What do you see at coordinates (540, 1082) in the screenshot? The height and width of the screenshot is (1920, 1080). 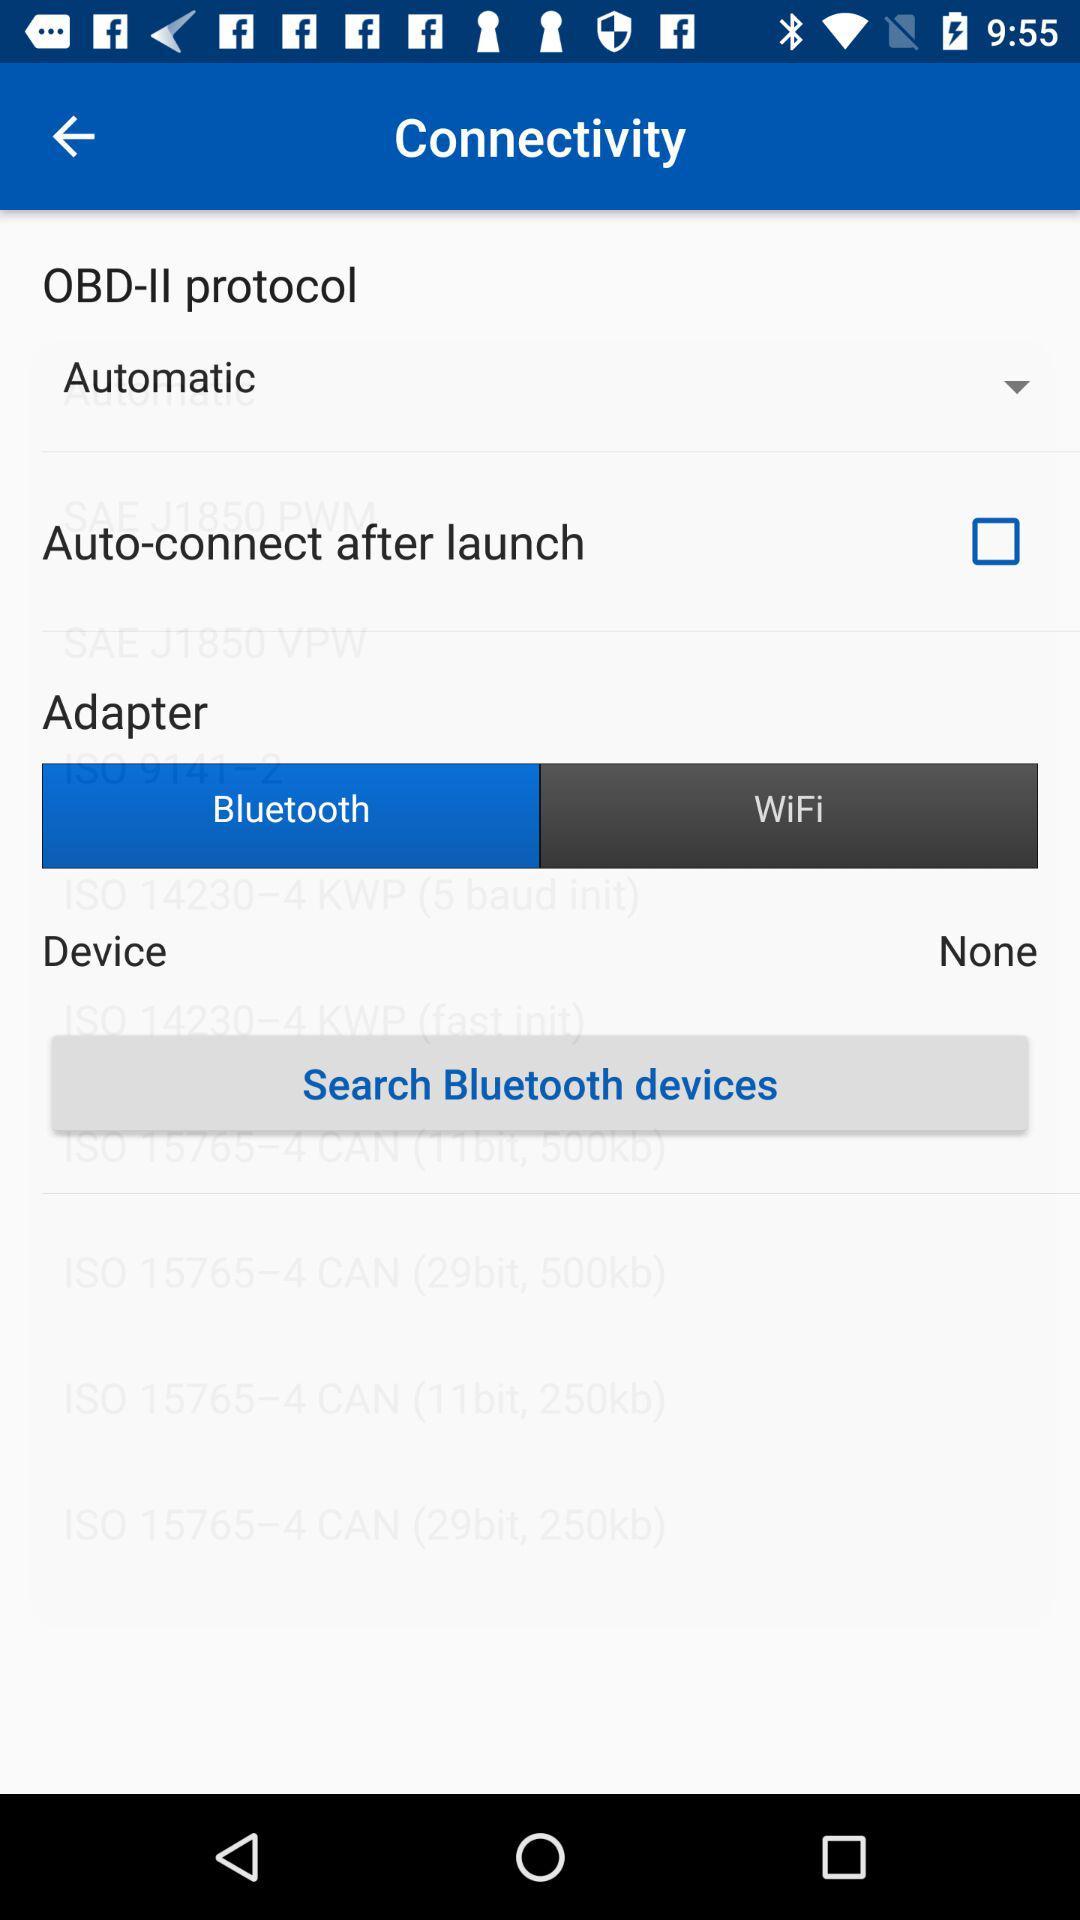 I see `the icon below the device item` at bounding box center [540, 1082].